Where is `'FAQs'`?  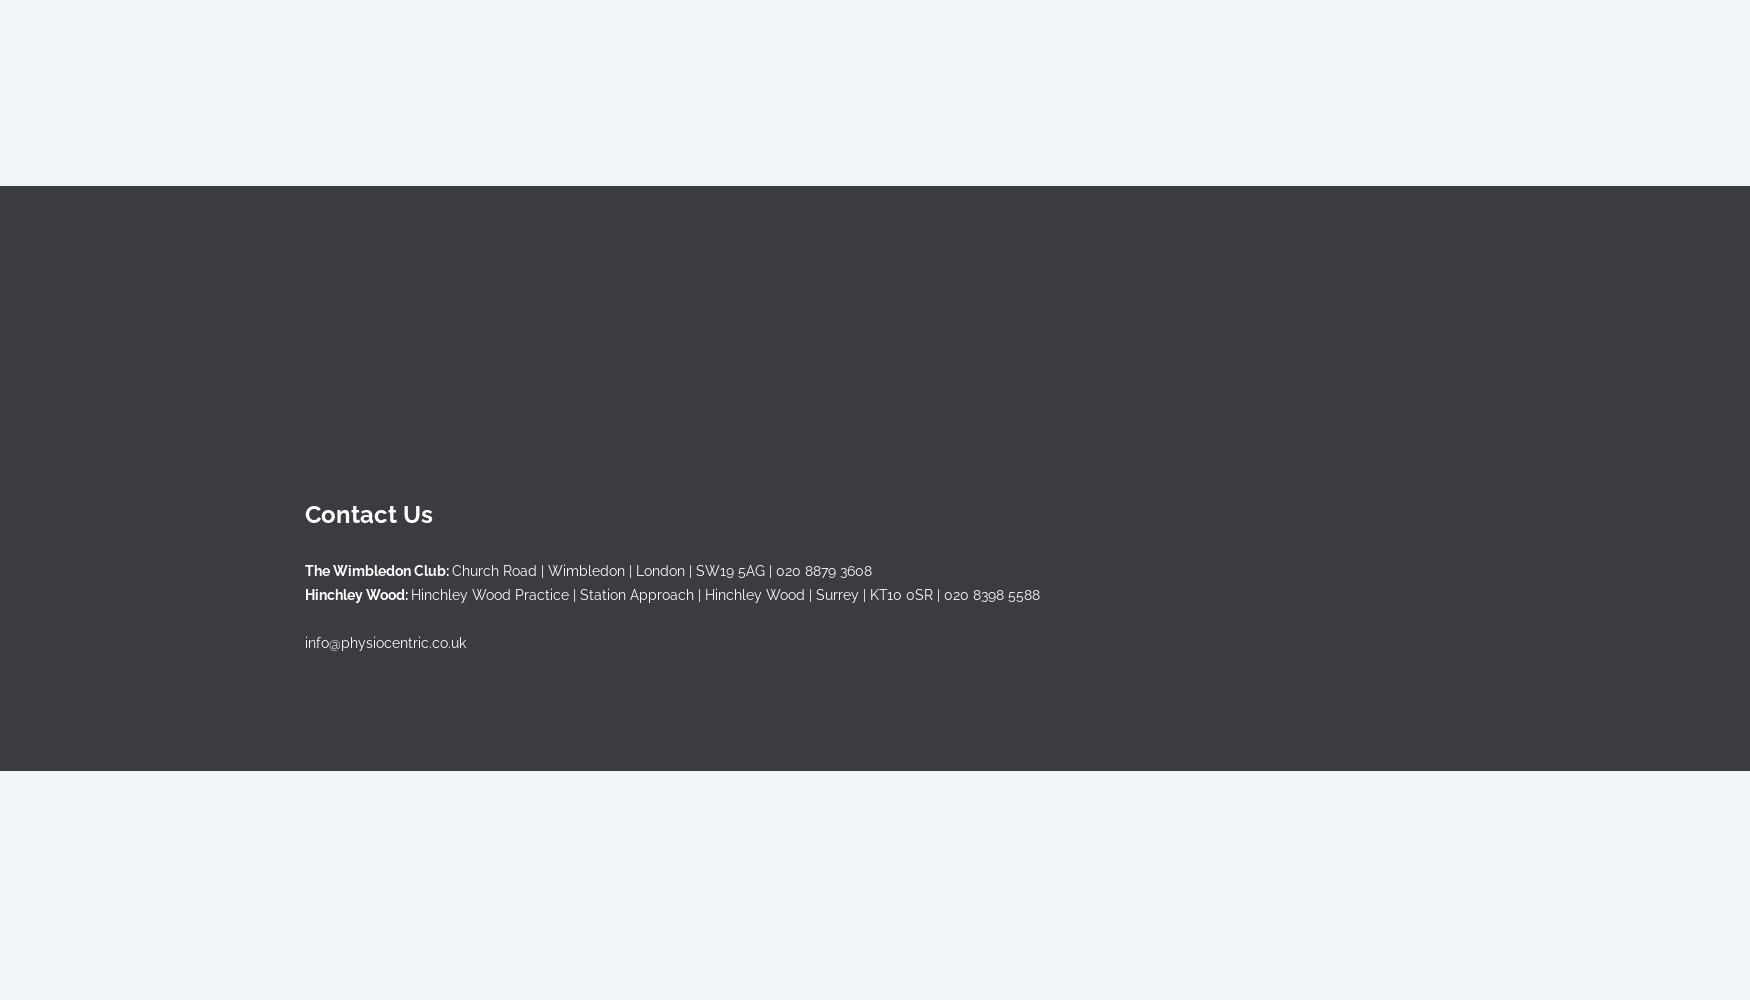 'FAQs' is located at coordinates (711, 309).